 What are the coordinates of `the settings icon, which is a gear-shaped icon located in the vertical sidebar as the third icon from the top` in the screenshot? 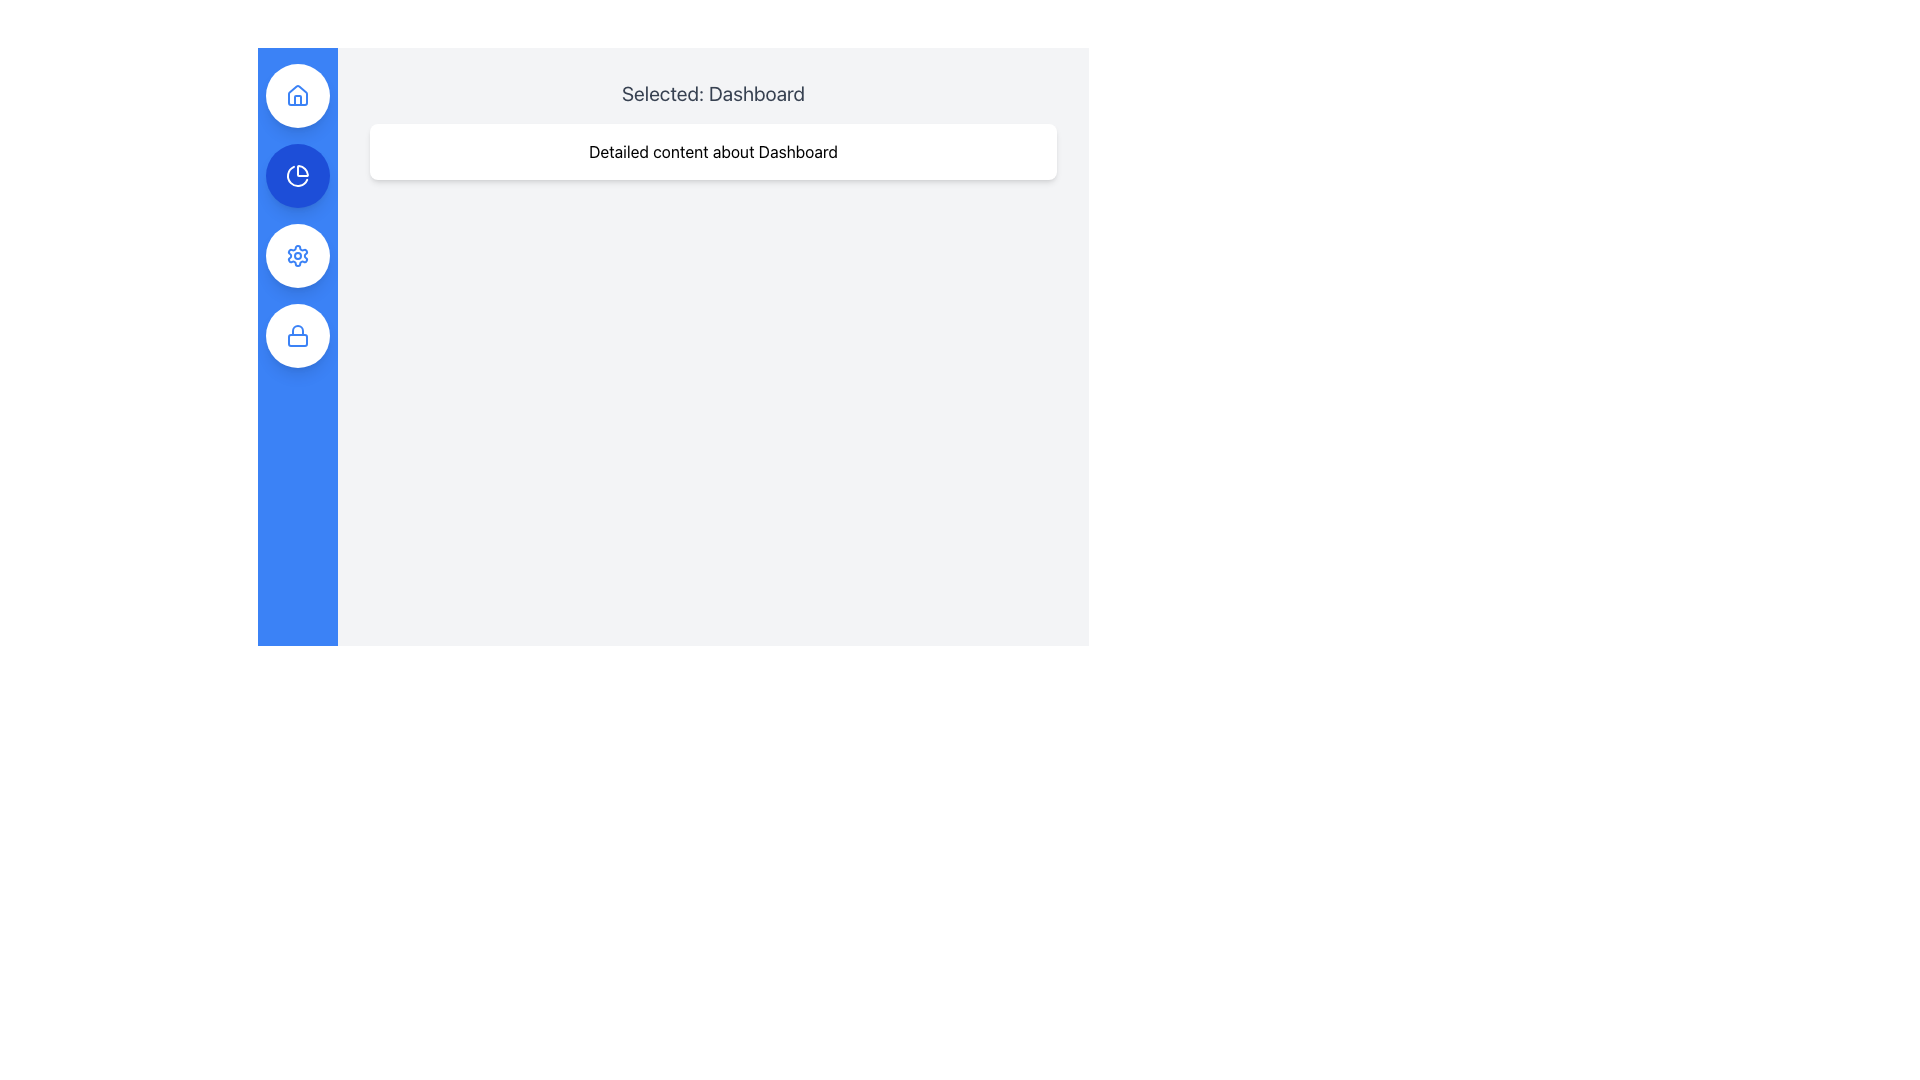 It's located at (296, 254).